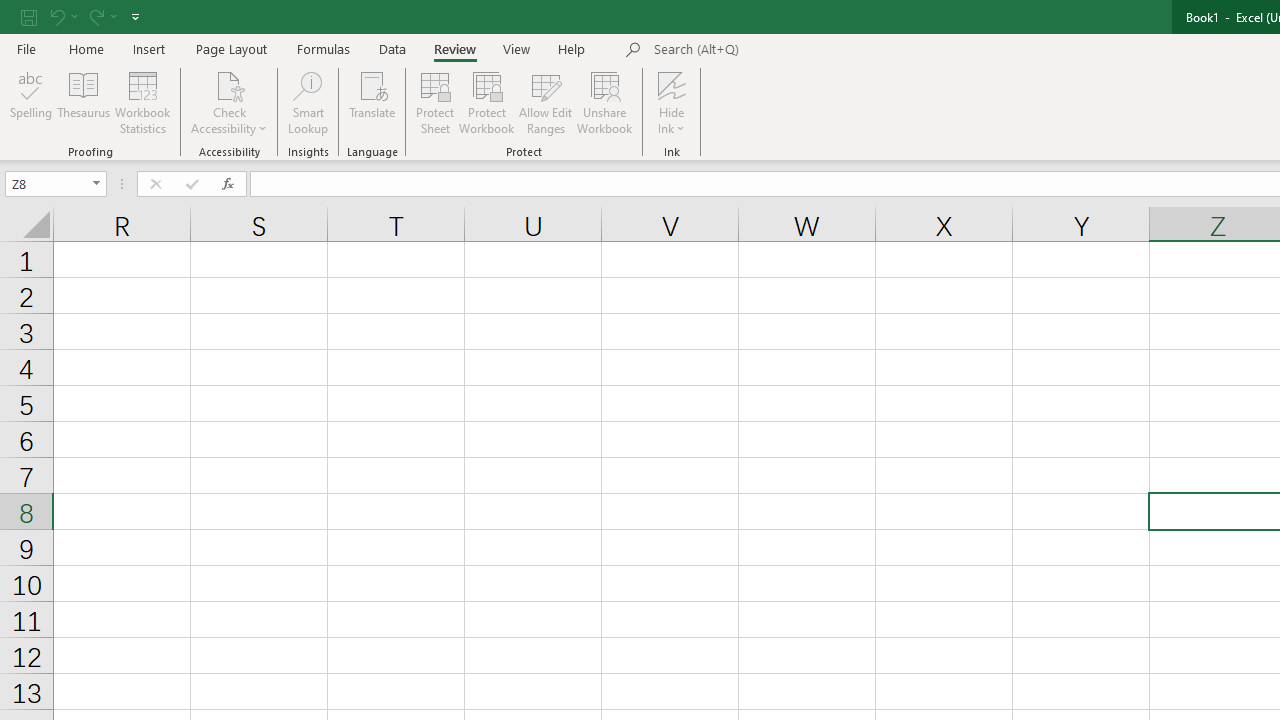 The image size is (1280, 720). What do you see at coordinates (672, 121) in the screenshot?
I see `'More Options'` at bounding box center [672, 121].